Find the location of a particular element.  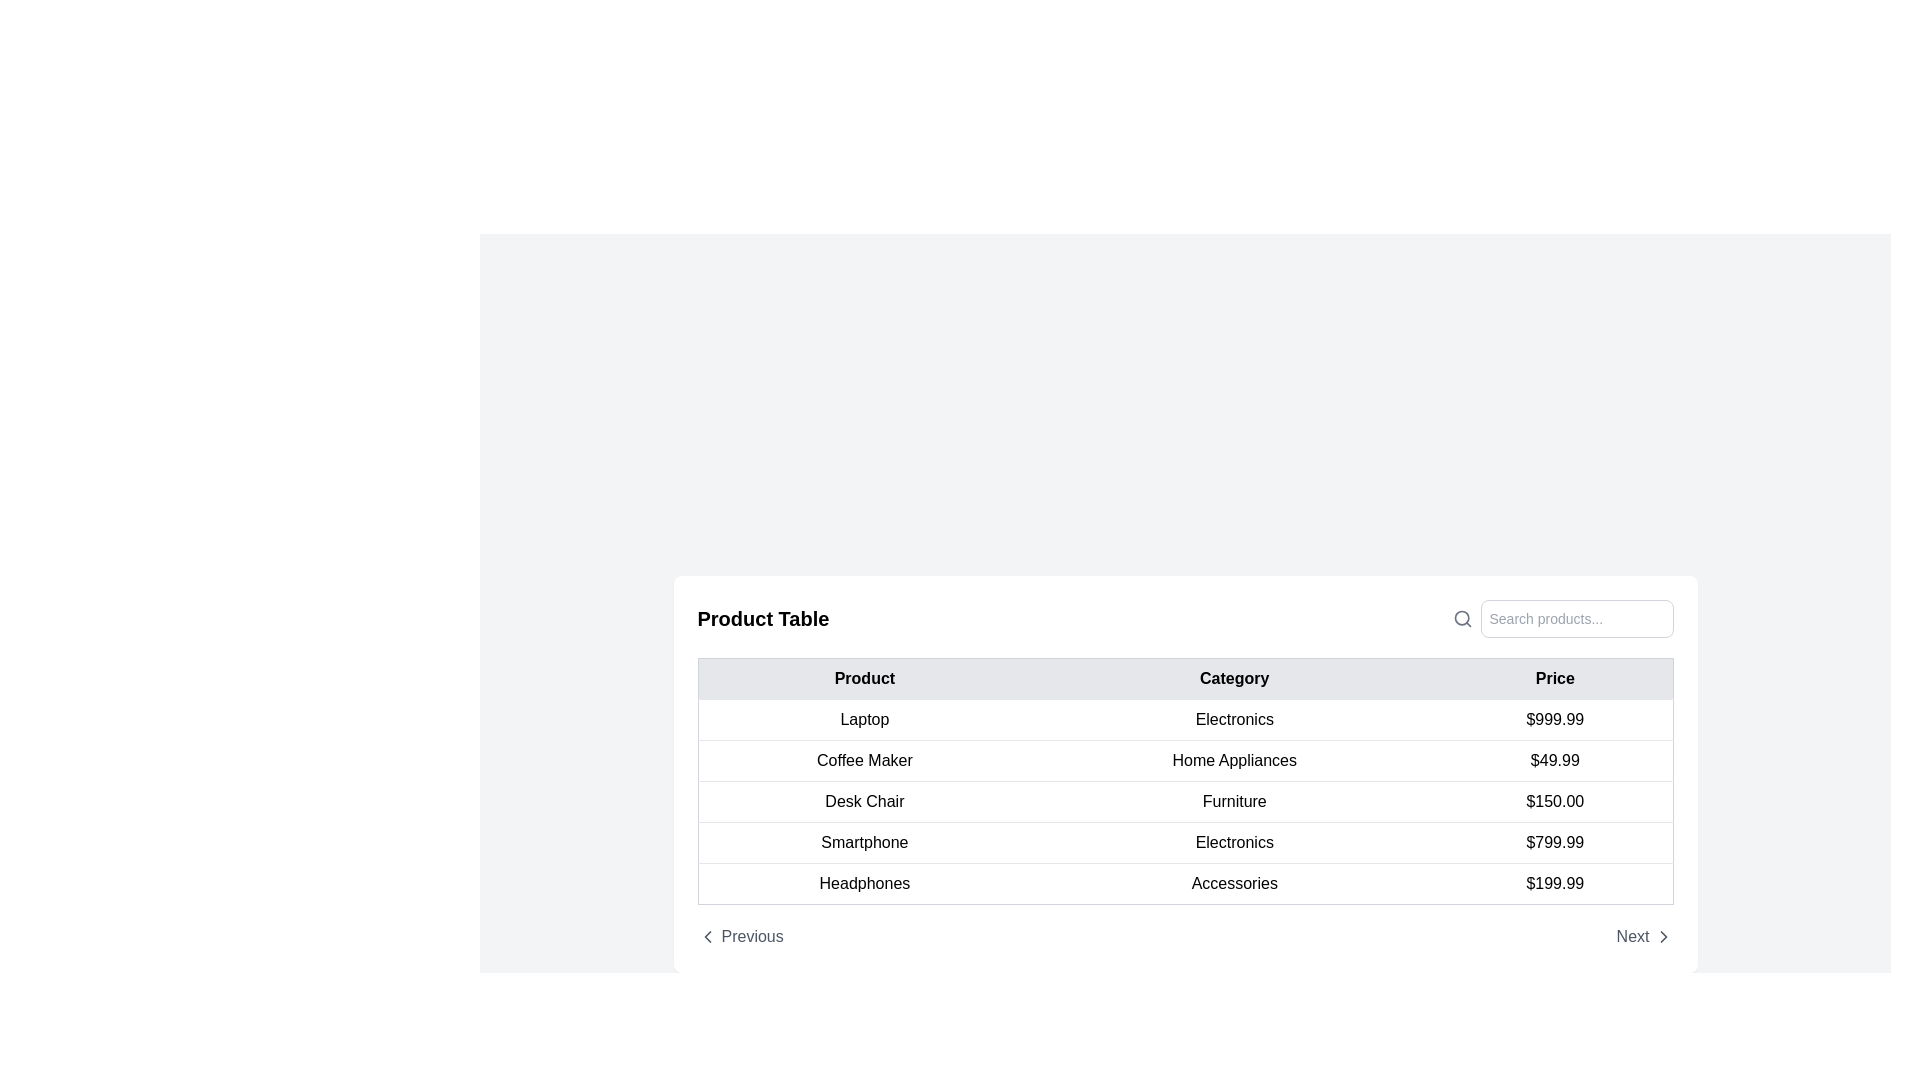

the text content of the 'Coffee Maker' label, which is a textual content block located in the second row of the product table under the 'Product' column is located at coordinates (864, 760).